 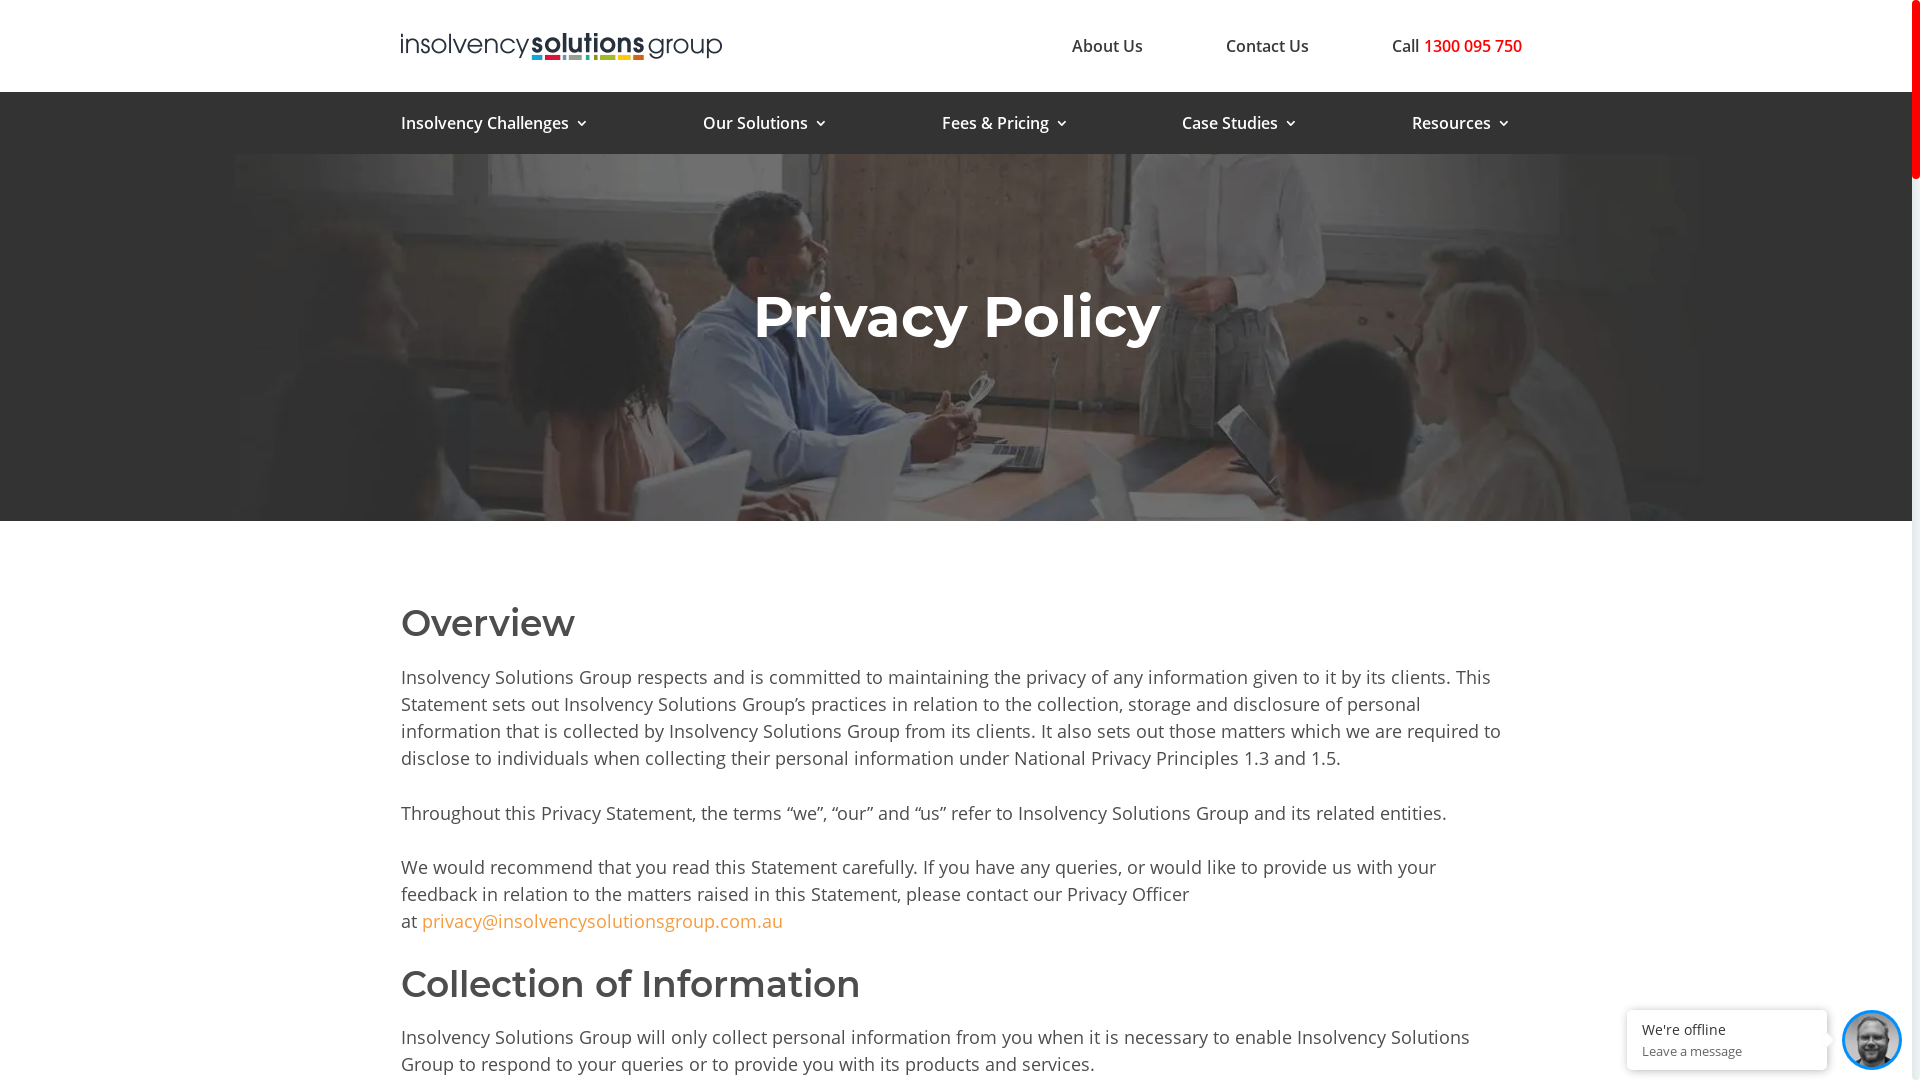 I want to click on 'About Us', so click(x=1070, y=45).